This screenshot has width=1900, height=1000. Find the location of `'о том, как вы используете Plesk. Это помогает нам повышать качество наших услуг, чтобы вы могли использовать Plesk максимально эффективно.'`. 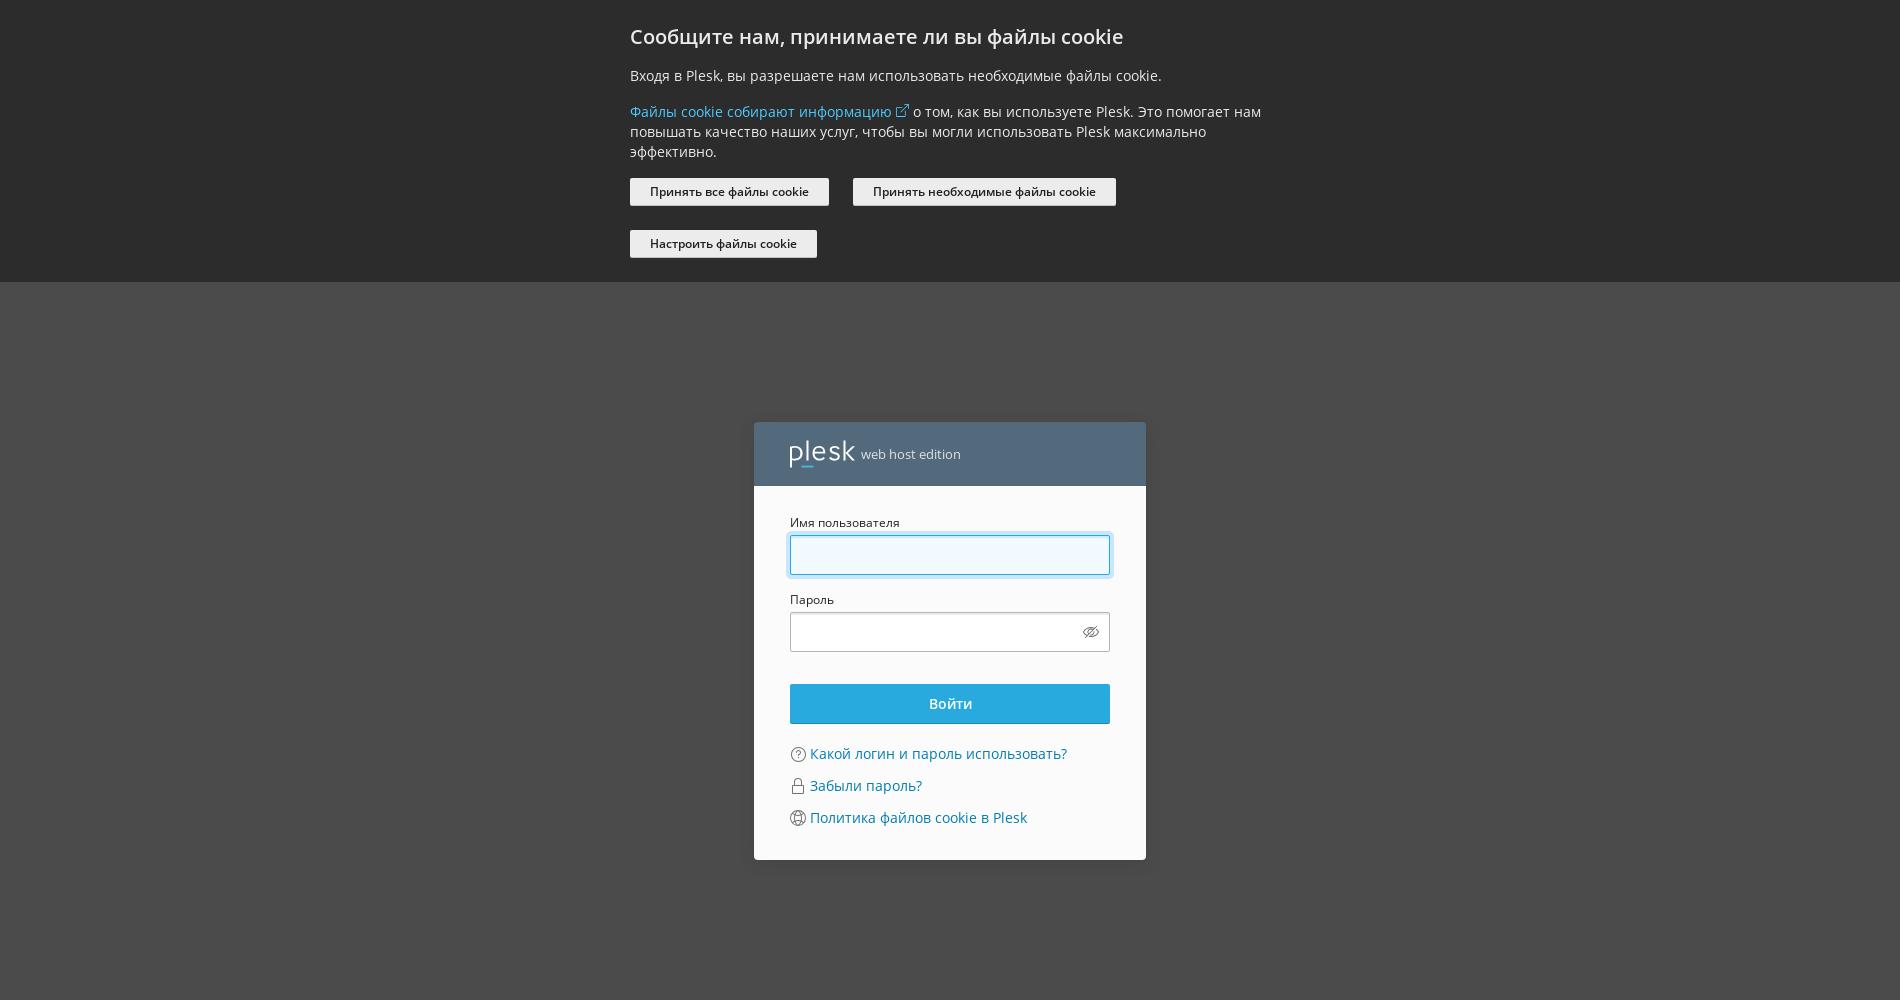

'о том, как вы используете Plesk. Это помогает нам повышать качество наших услуг, чтобы вы могли использовать Plesk максимально эффективно.' is located at coordinates (944, 131).